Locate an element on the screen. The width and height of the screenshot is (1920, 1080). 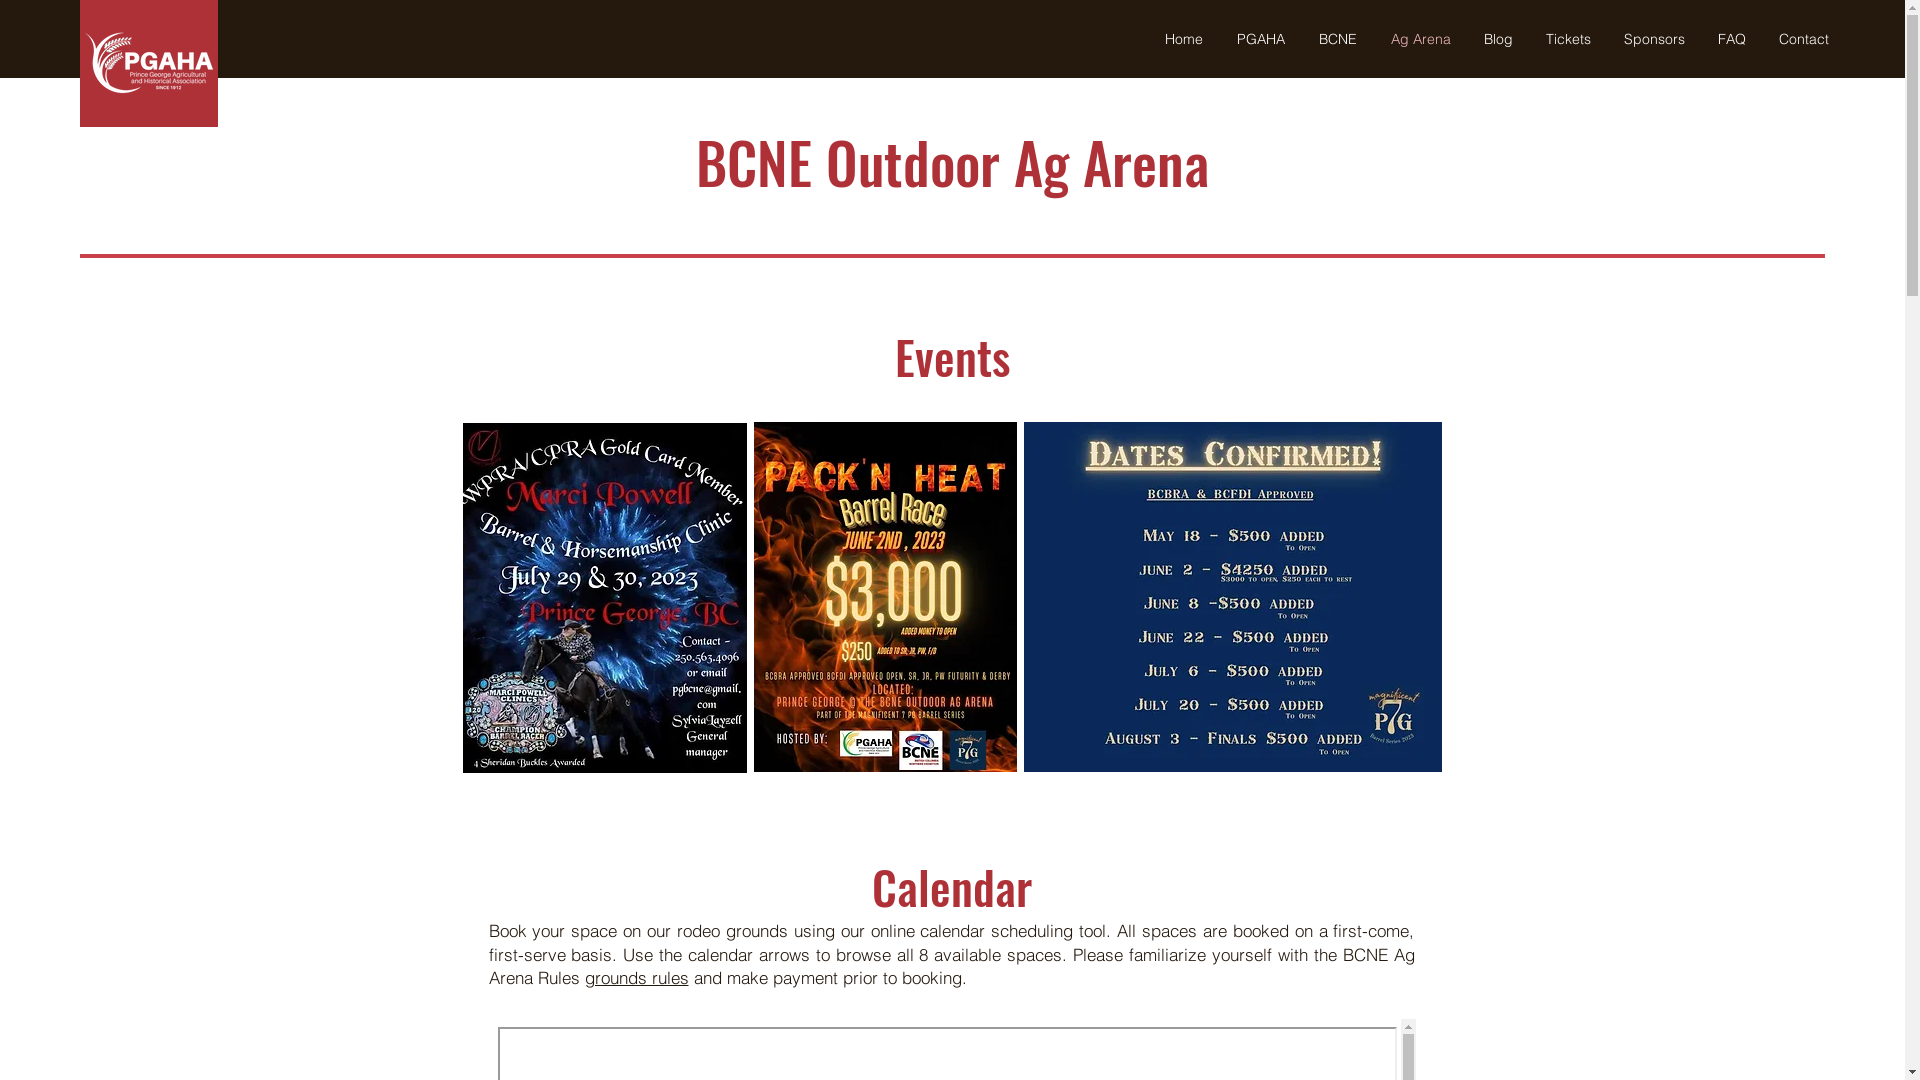
'Contact' is located at coordinates (1803, 38).